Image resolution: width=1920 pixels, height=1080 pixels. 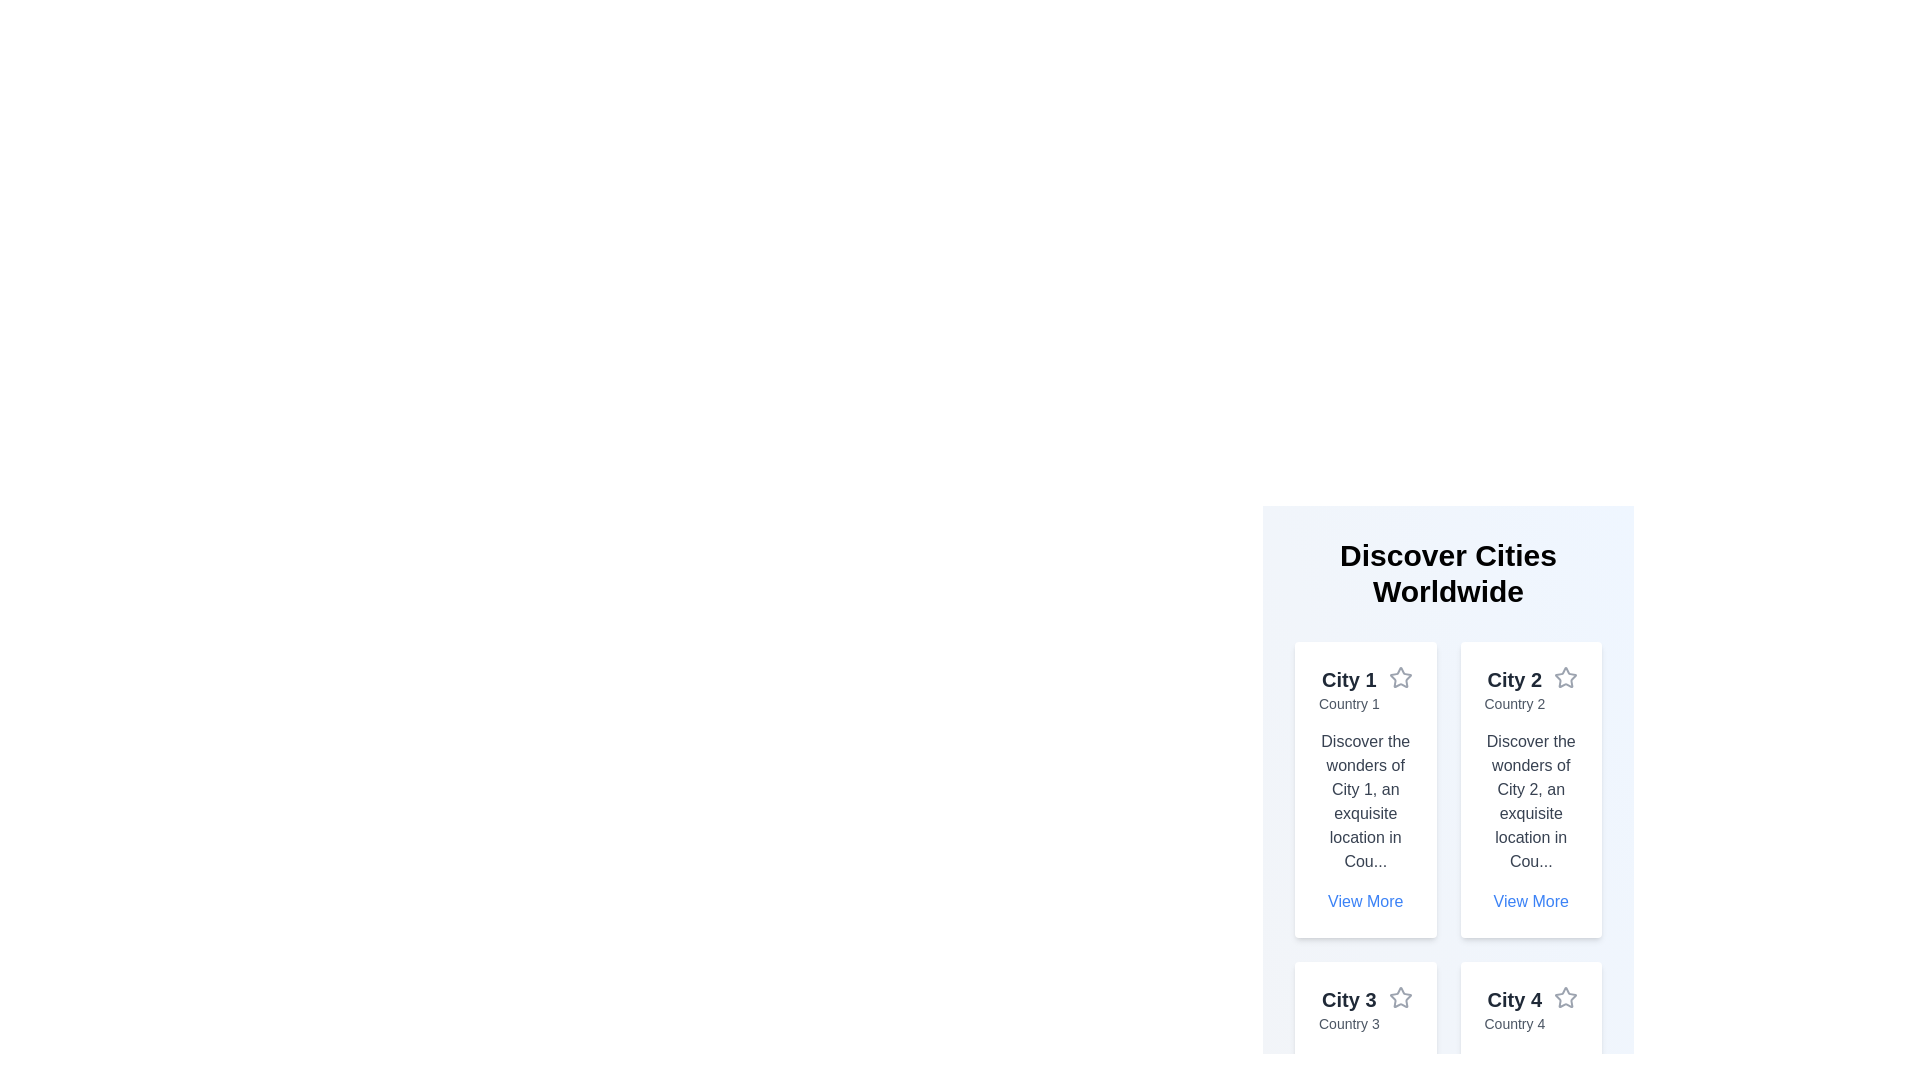 I want to click on the star icon in the bottom-right of the 'City 4' card to mark it as a favorite, so click(x=1564, y=997).